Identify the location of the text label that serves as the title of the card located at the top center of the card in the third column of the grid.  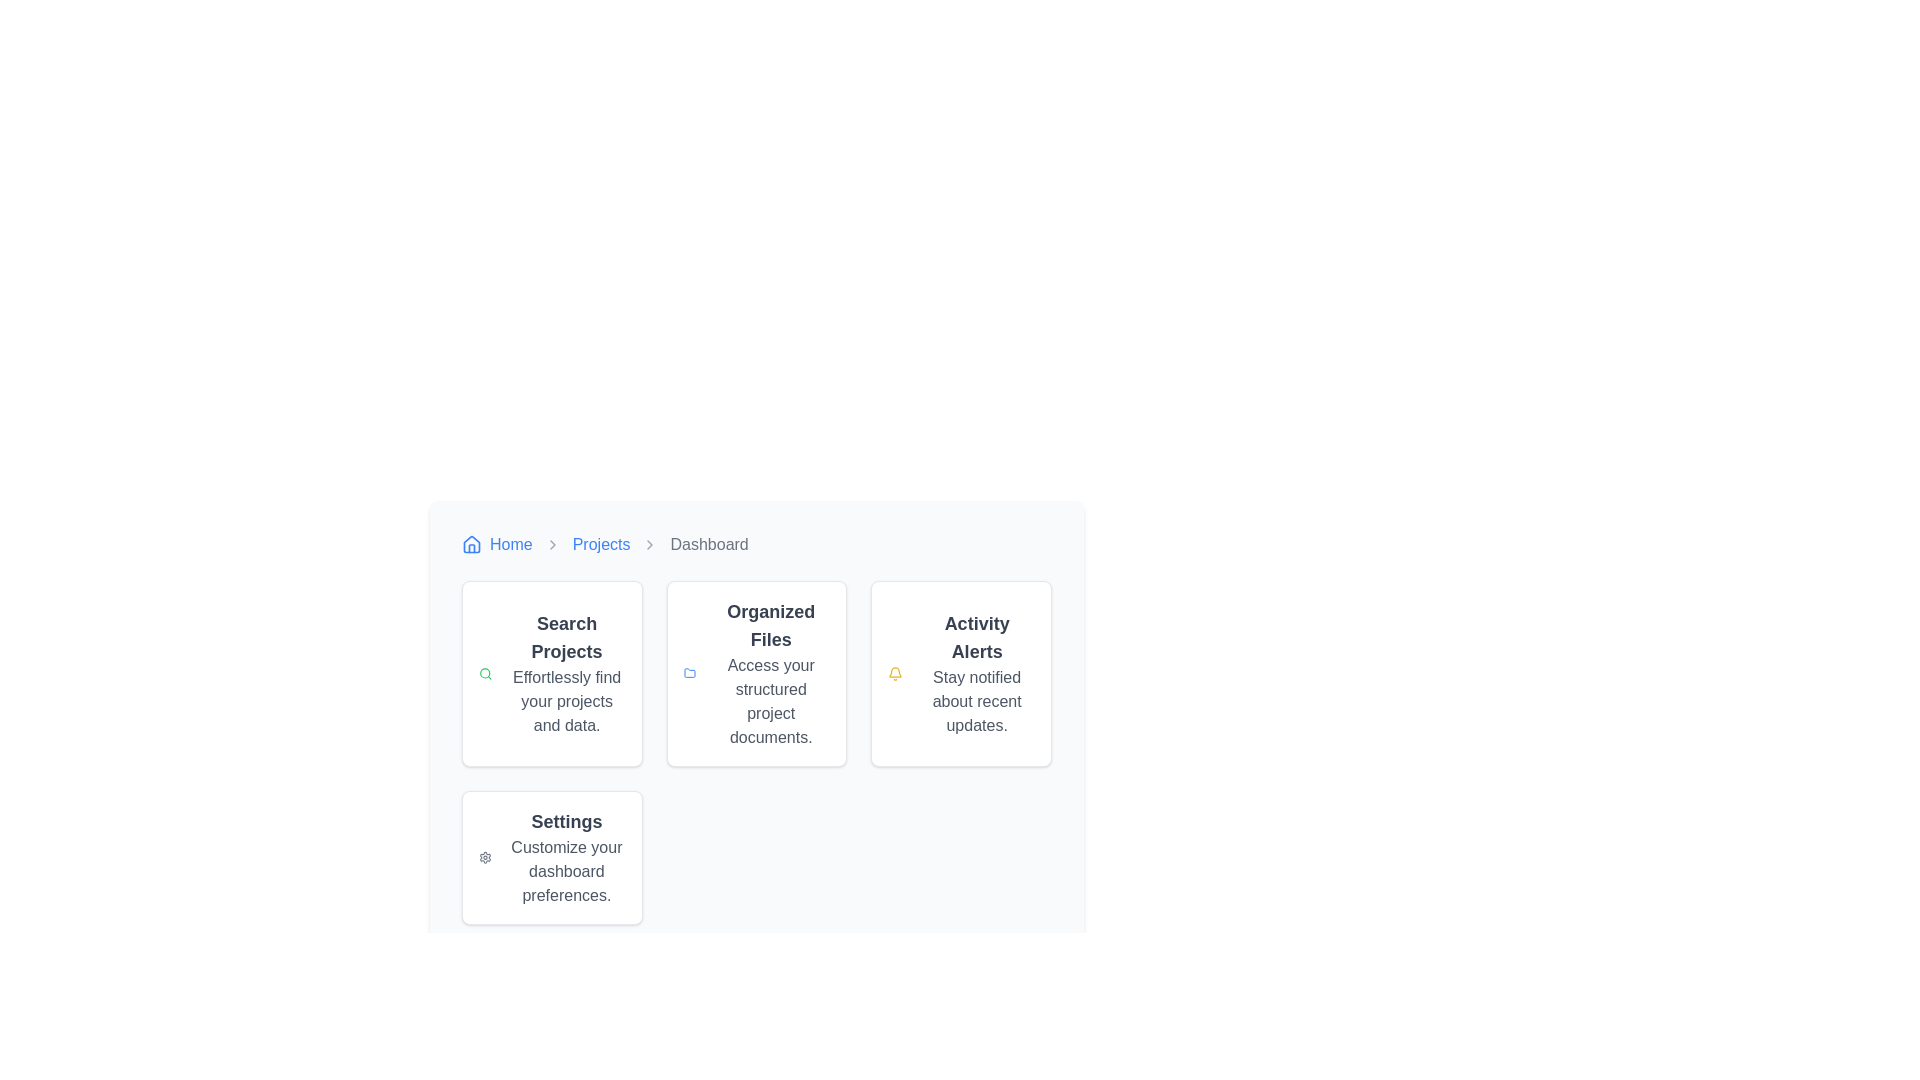
(977, 637).